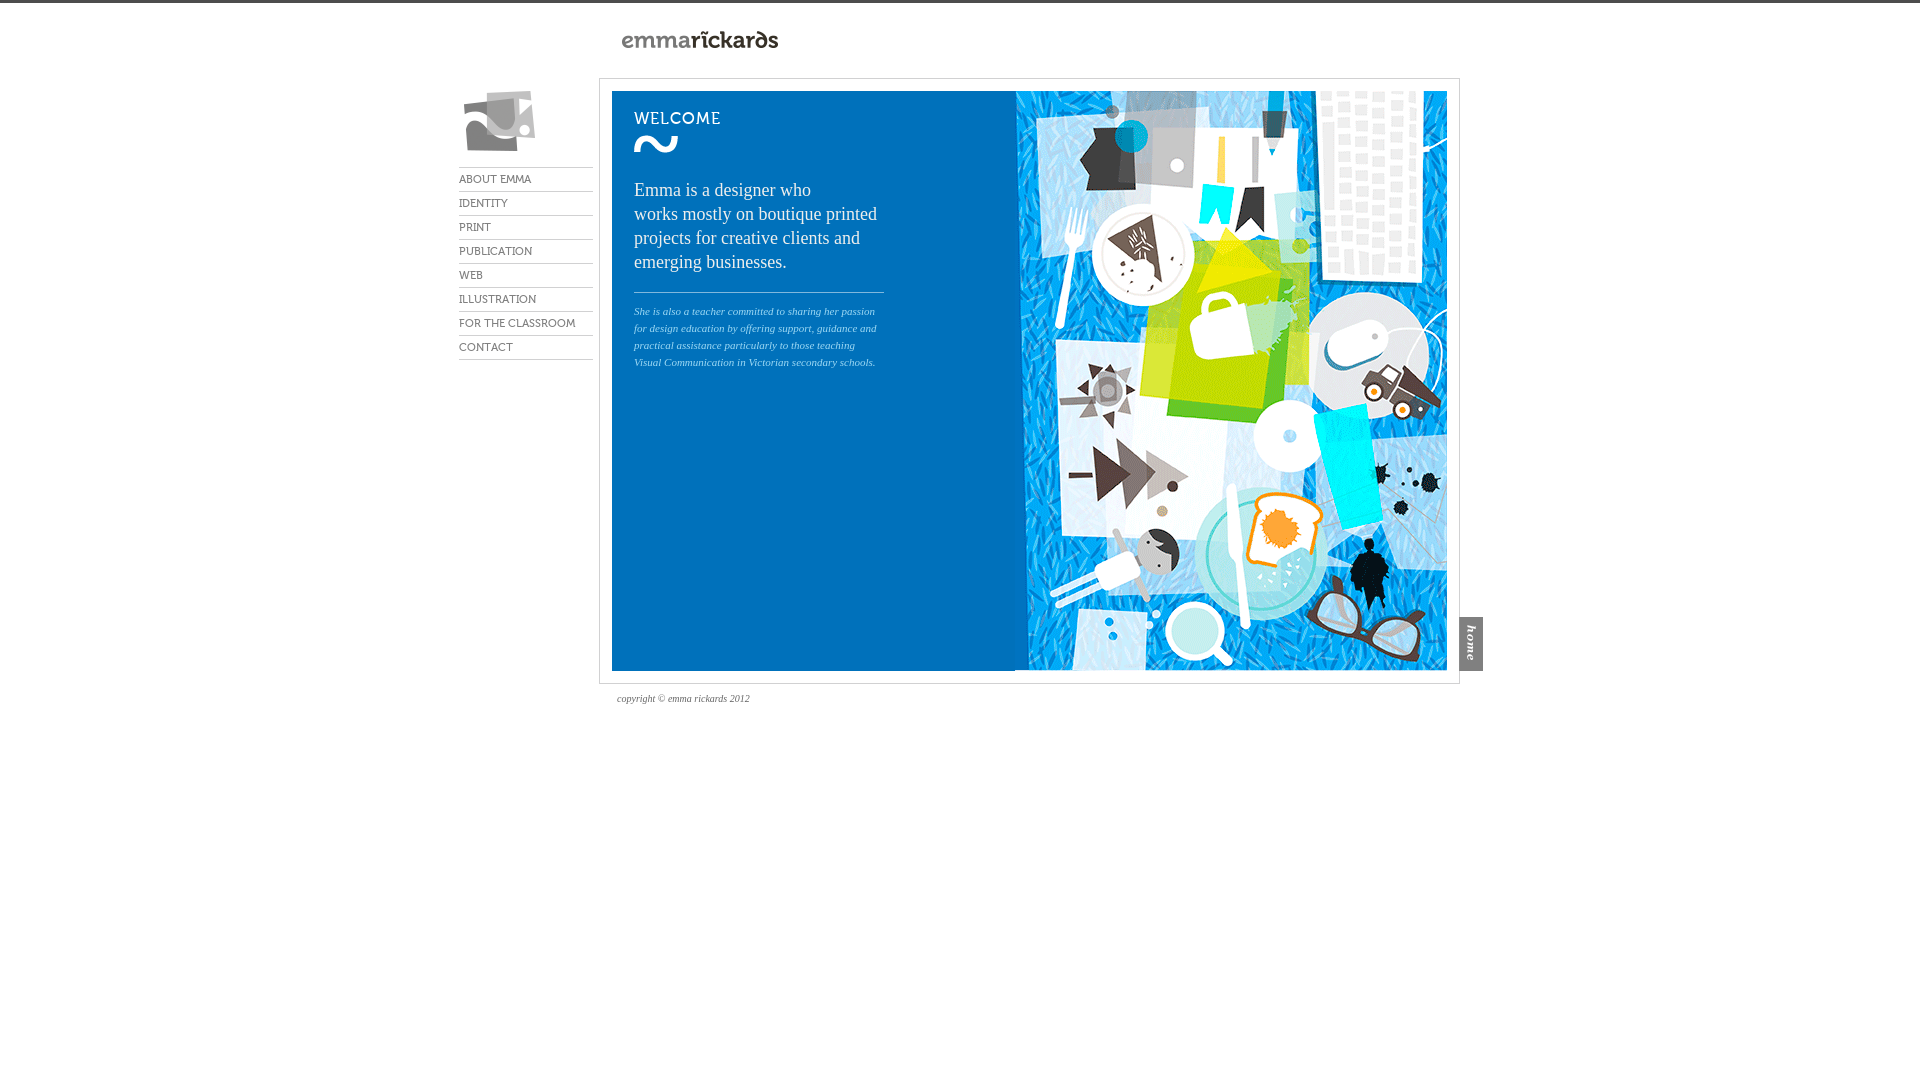 The height and width of the screenshot is (1080, 1920). What do you see at coordinates (458, 275) in the screenshot?
I see `'WEB'` at bounding box center [458, 275].